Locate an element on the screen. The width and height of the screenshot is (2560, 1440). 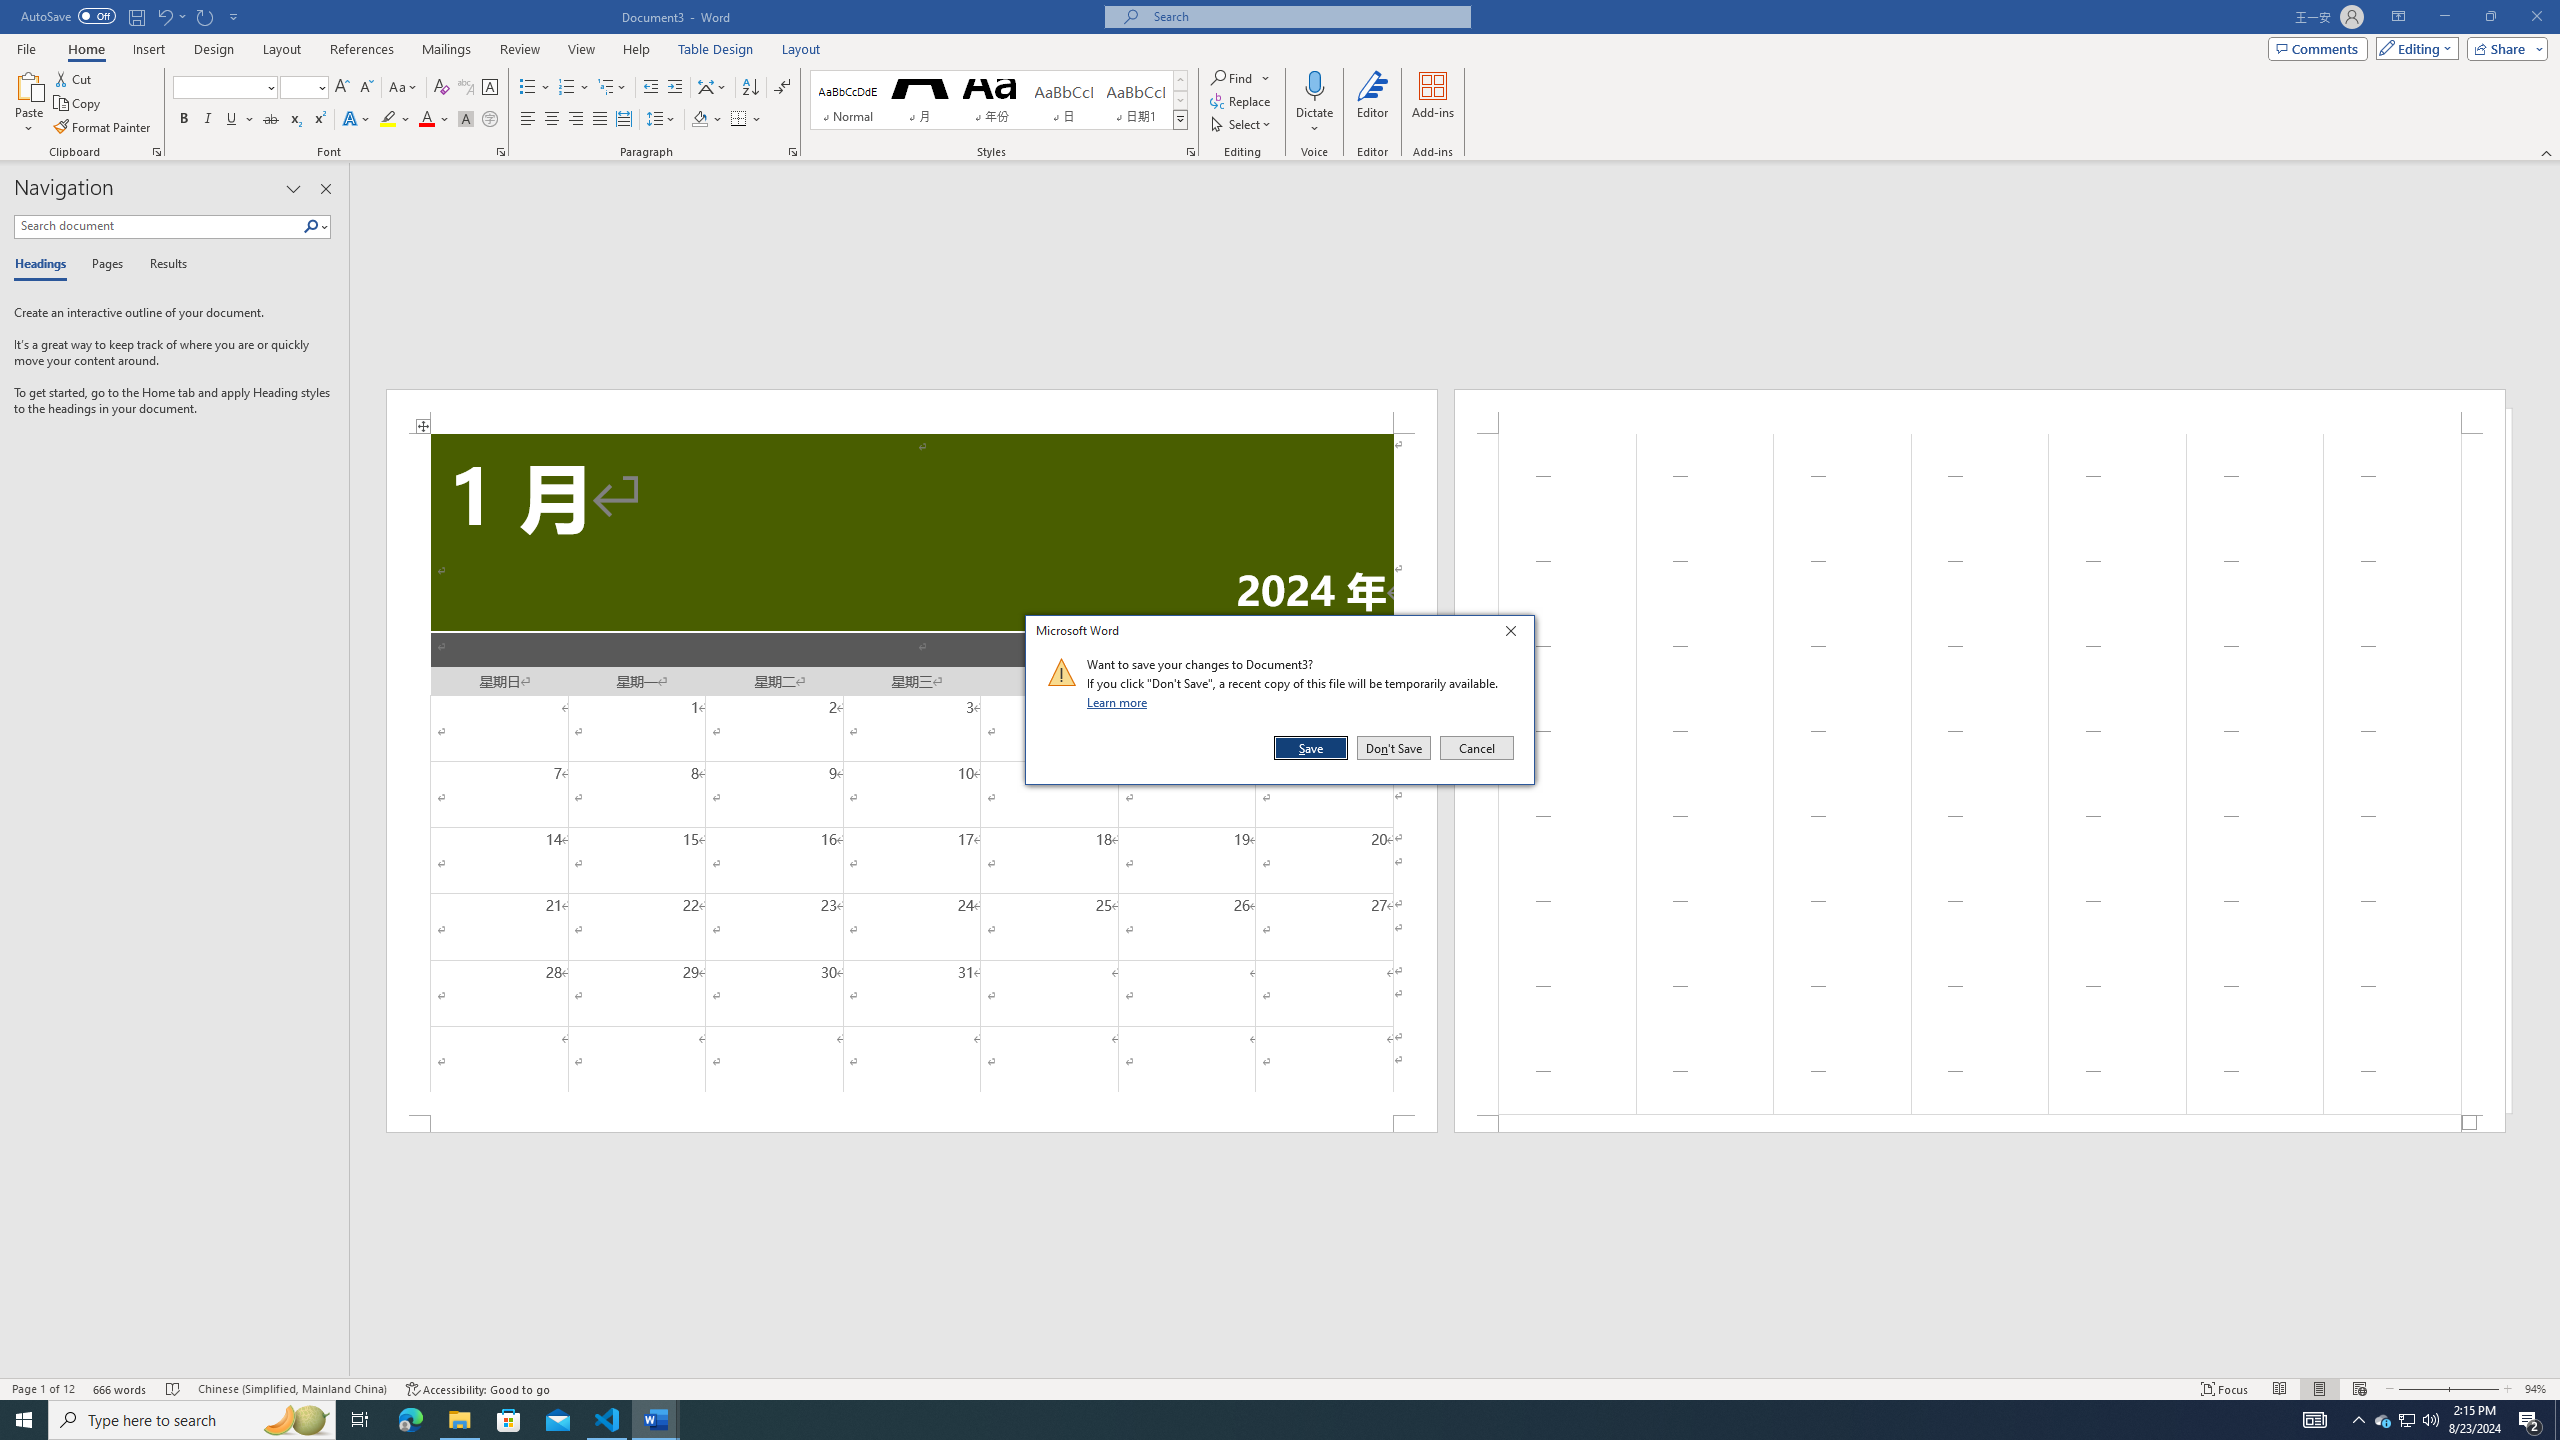
'Zoom Out' is located at coordinates (2421, 1389).